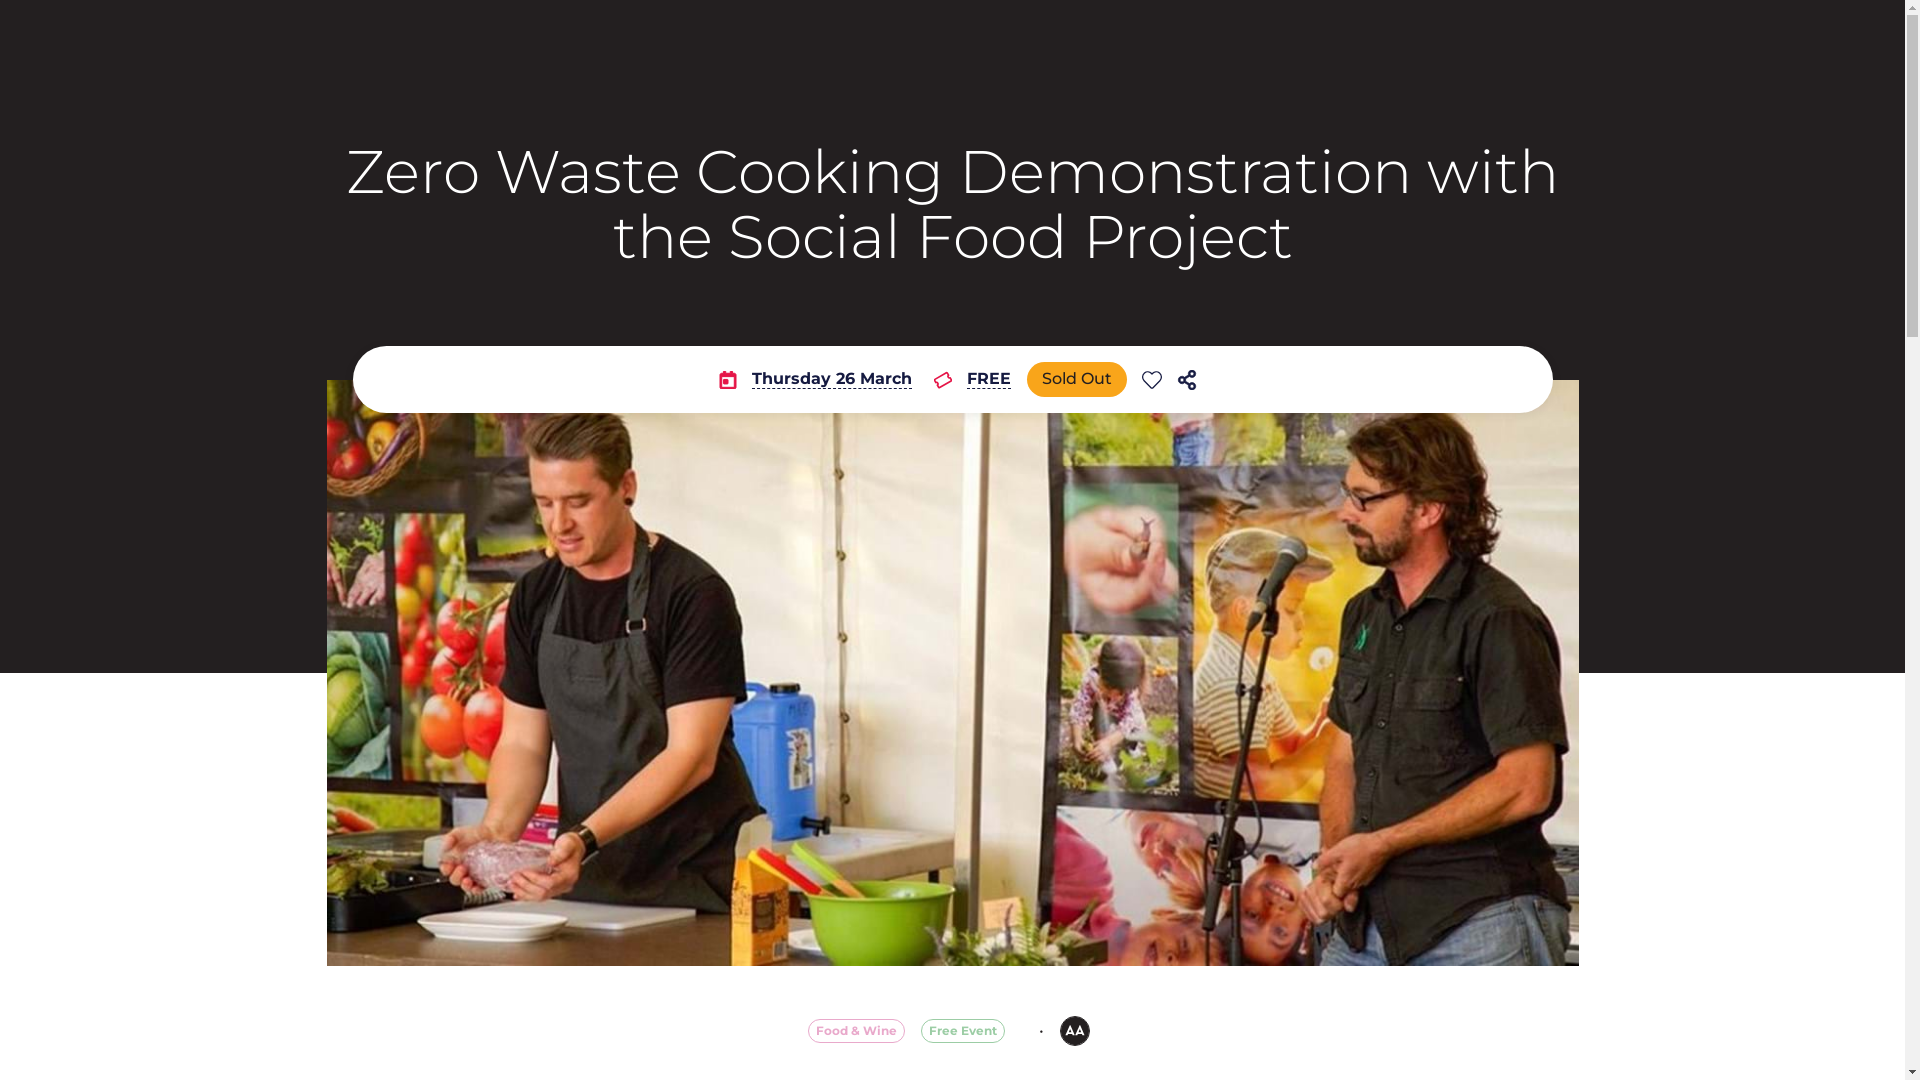 The height and width of the screenshot is (1080, 1920). I want to click on 'Add event to favourites list', so click(1142, 379).